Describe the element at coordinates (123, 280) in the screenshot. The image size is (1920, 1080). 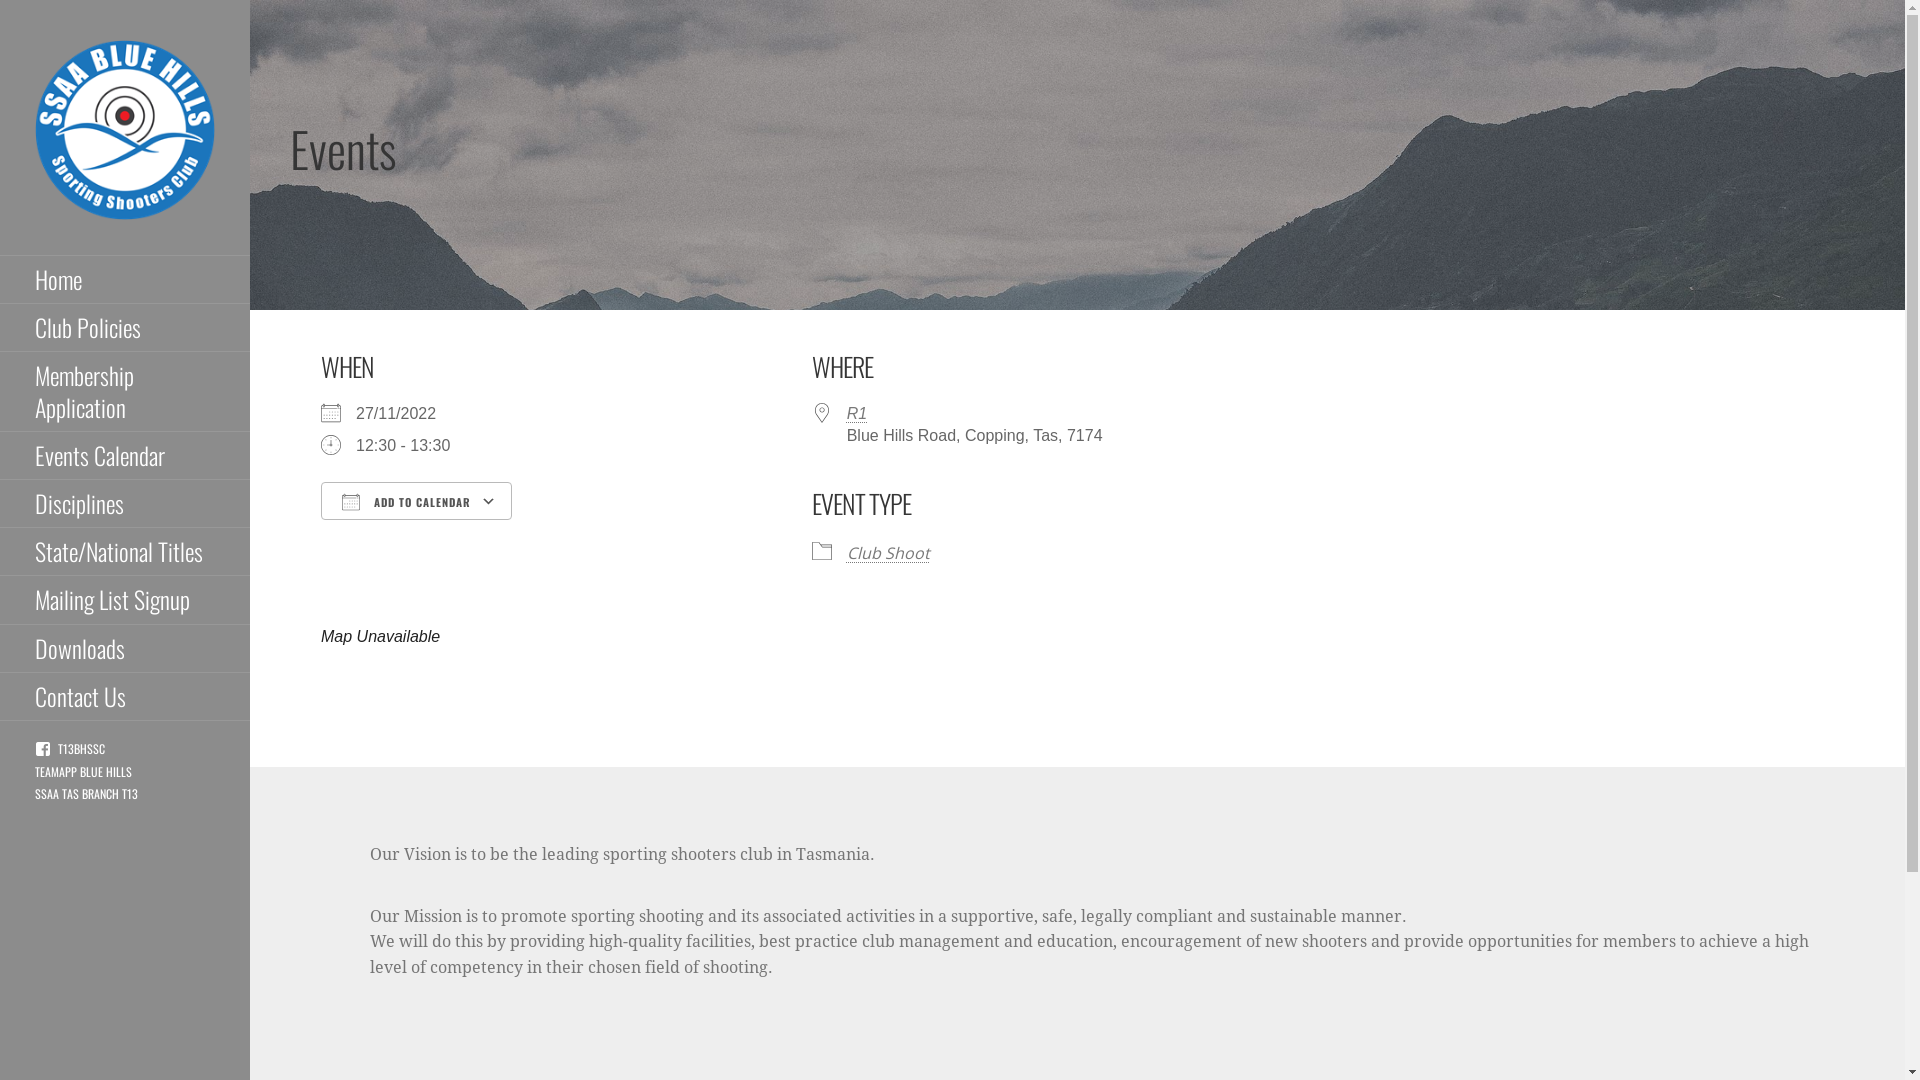
I see `'Home'` at that location.